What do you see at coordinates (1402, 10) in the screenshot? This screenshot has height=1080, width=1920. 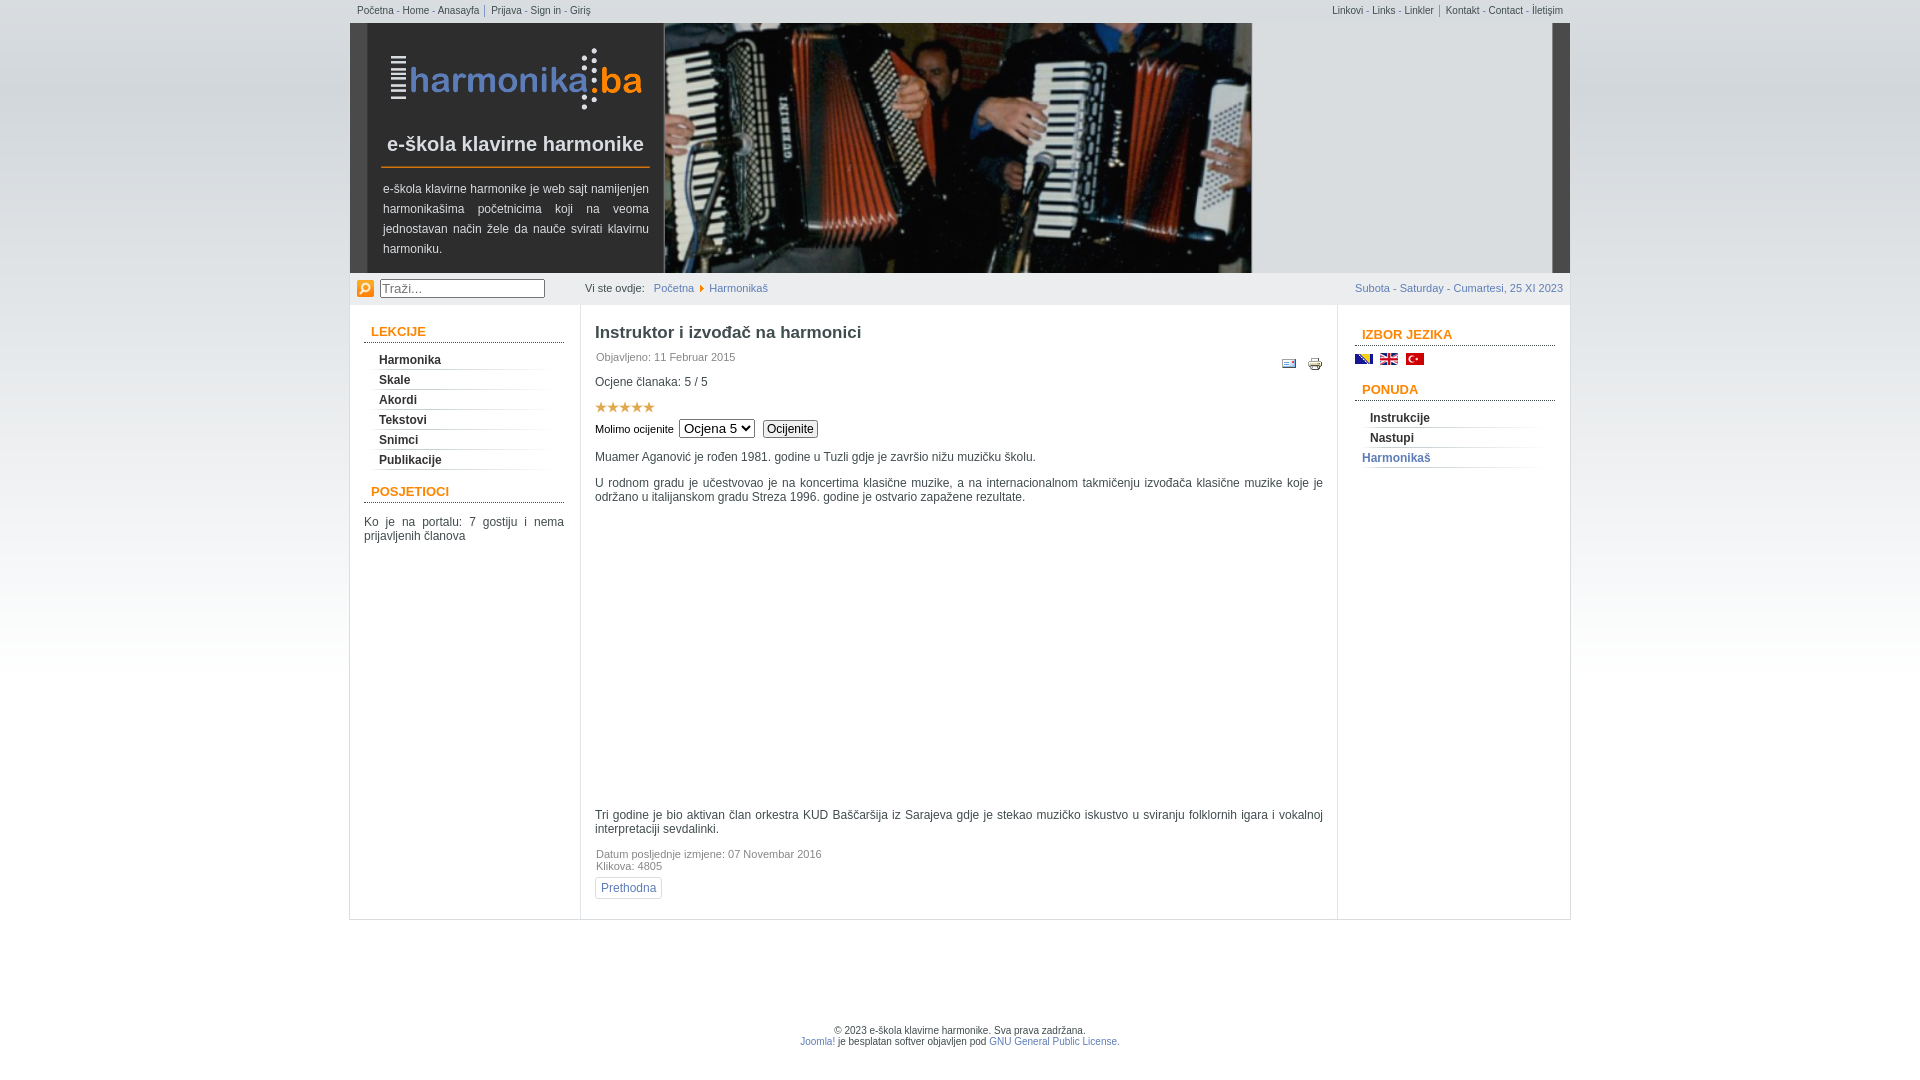 I see `'Linkler'` at bounding box center [1402, 10].